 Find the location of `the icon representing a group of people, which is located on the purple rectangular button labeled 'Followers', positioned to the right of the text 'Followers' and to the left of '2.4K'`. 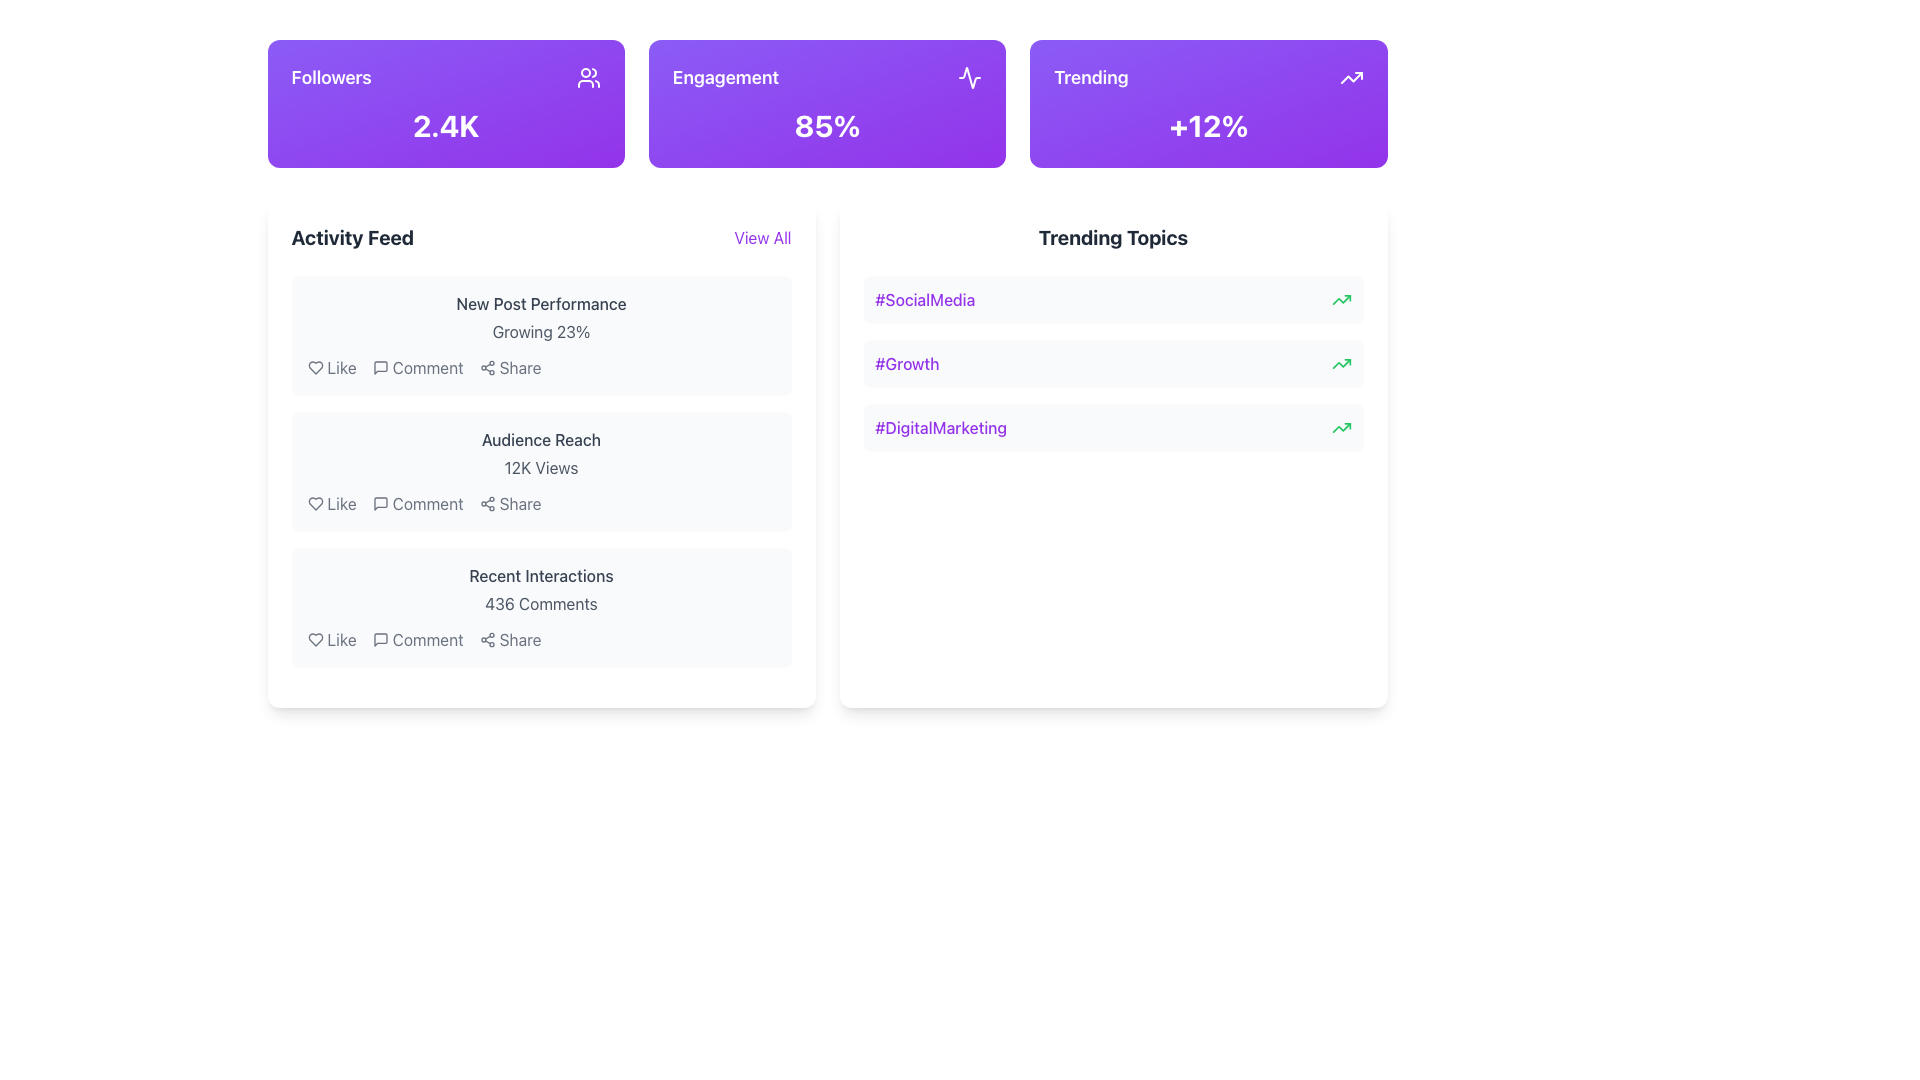

the icon representing a group of people, which is located on the purple rectangular button labeled 'Followers', positioned to the right of the text 'Followers' and to the left of '2.4K' is located at coordinates (587, 76).